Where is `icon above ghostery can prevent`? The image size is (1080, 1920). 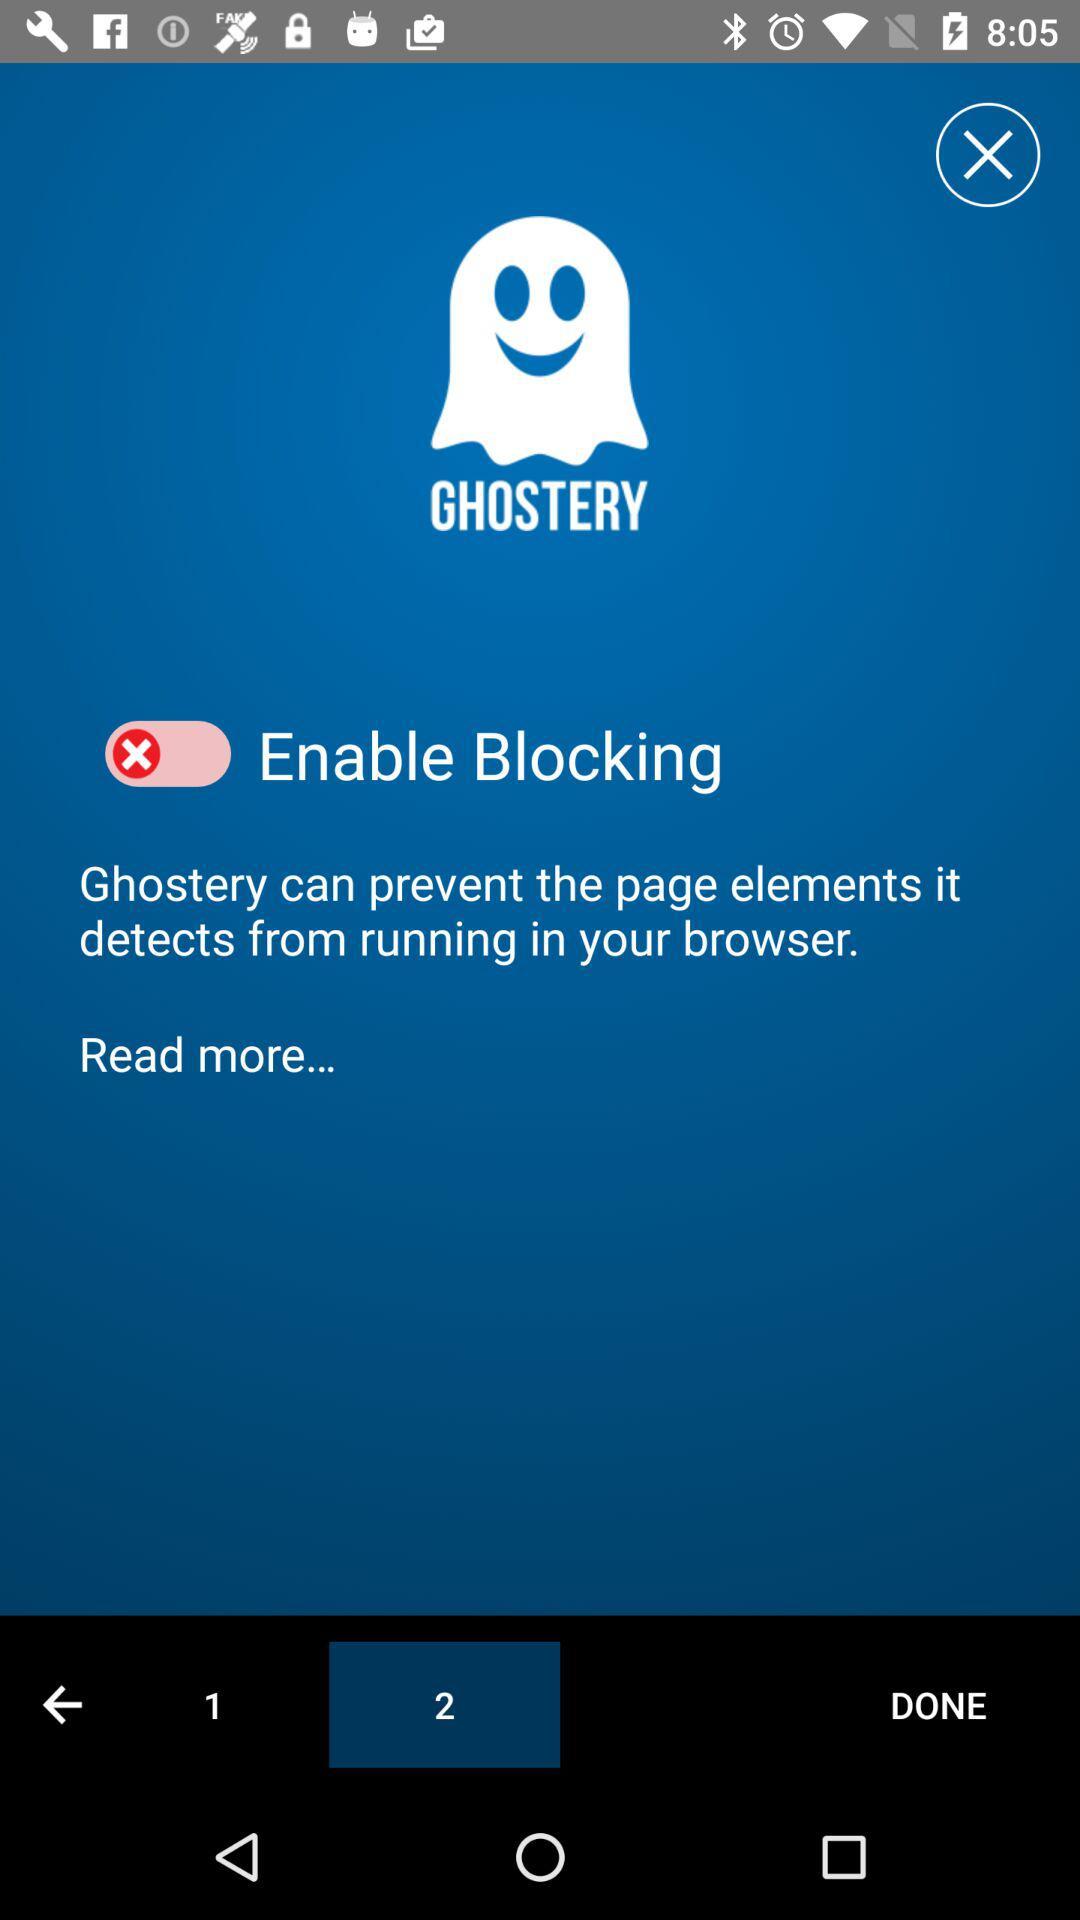
icon above ghostery can prevent is located at coordinates (167, 753).